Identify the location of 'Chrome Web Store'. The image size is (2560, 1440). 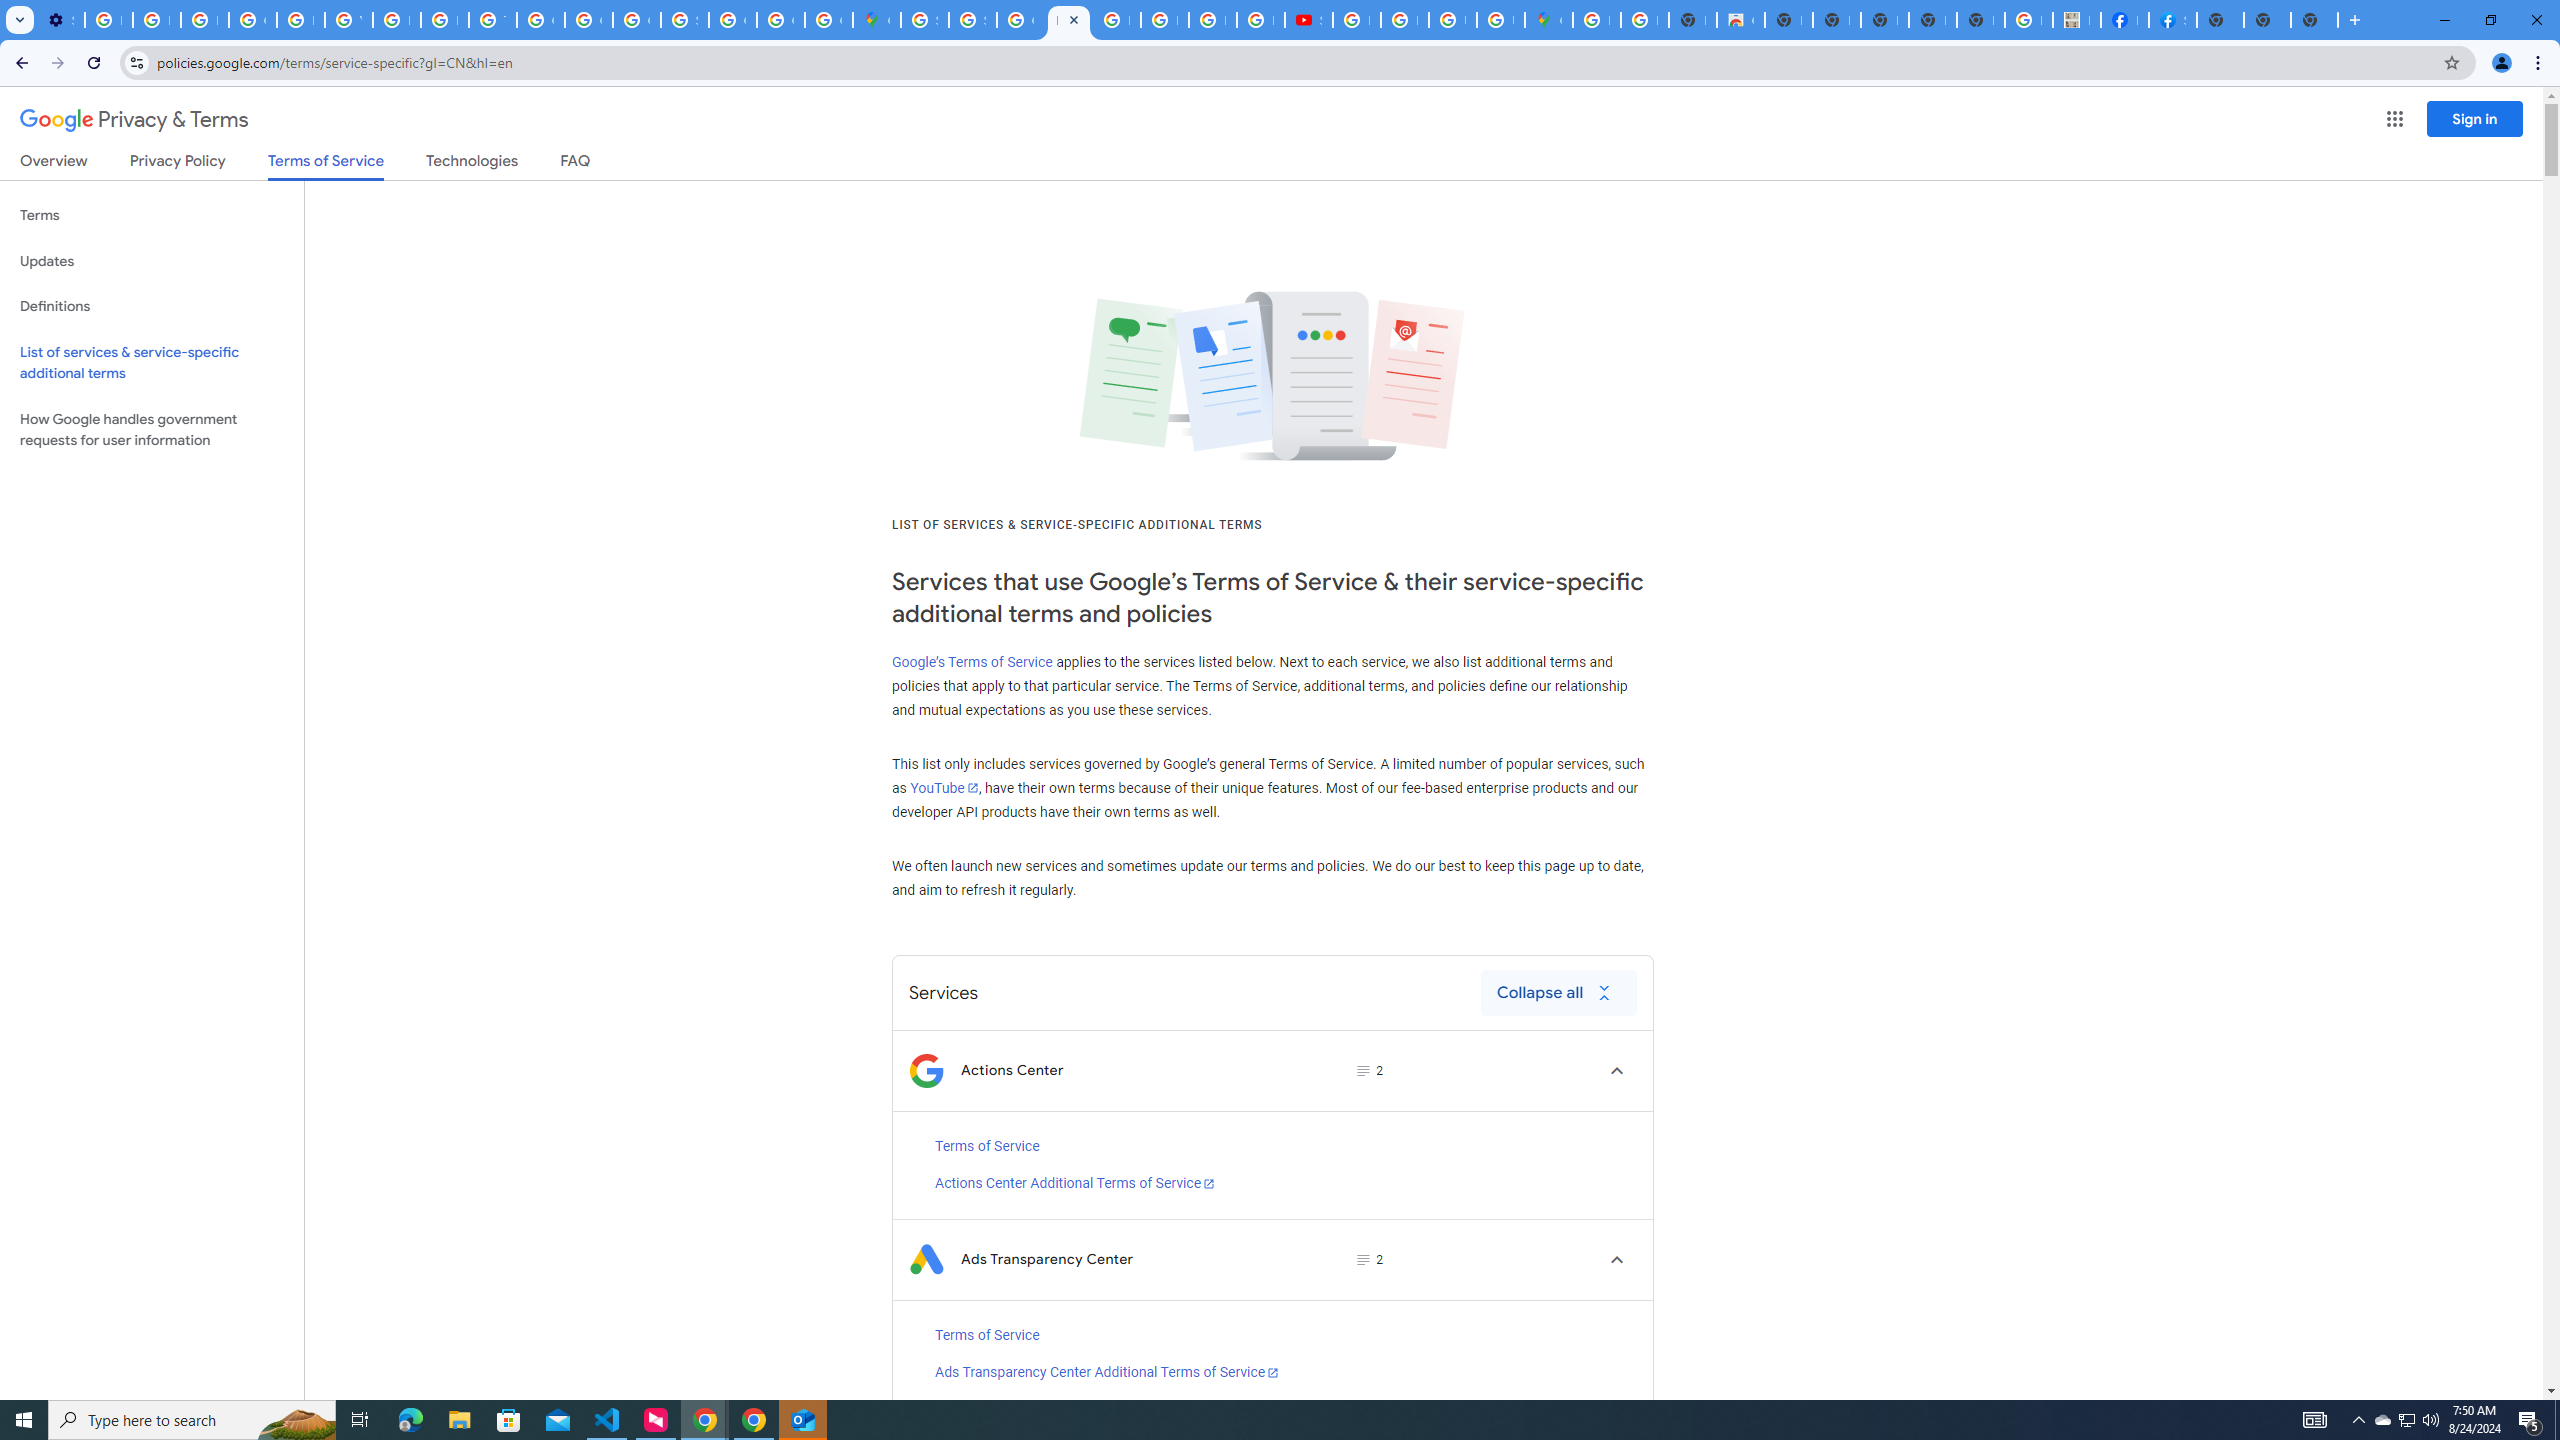
(1740, 19).